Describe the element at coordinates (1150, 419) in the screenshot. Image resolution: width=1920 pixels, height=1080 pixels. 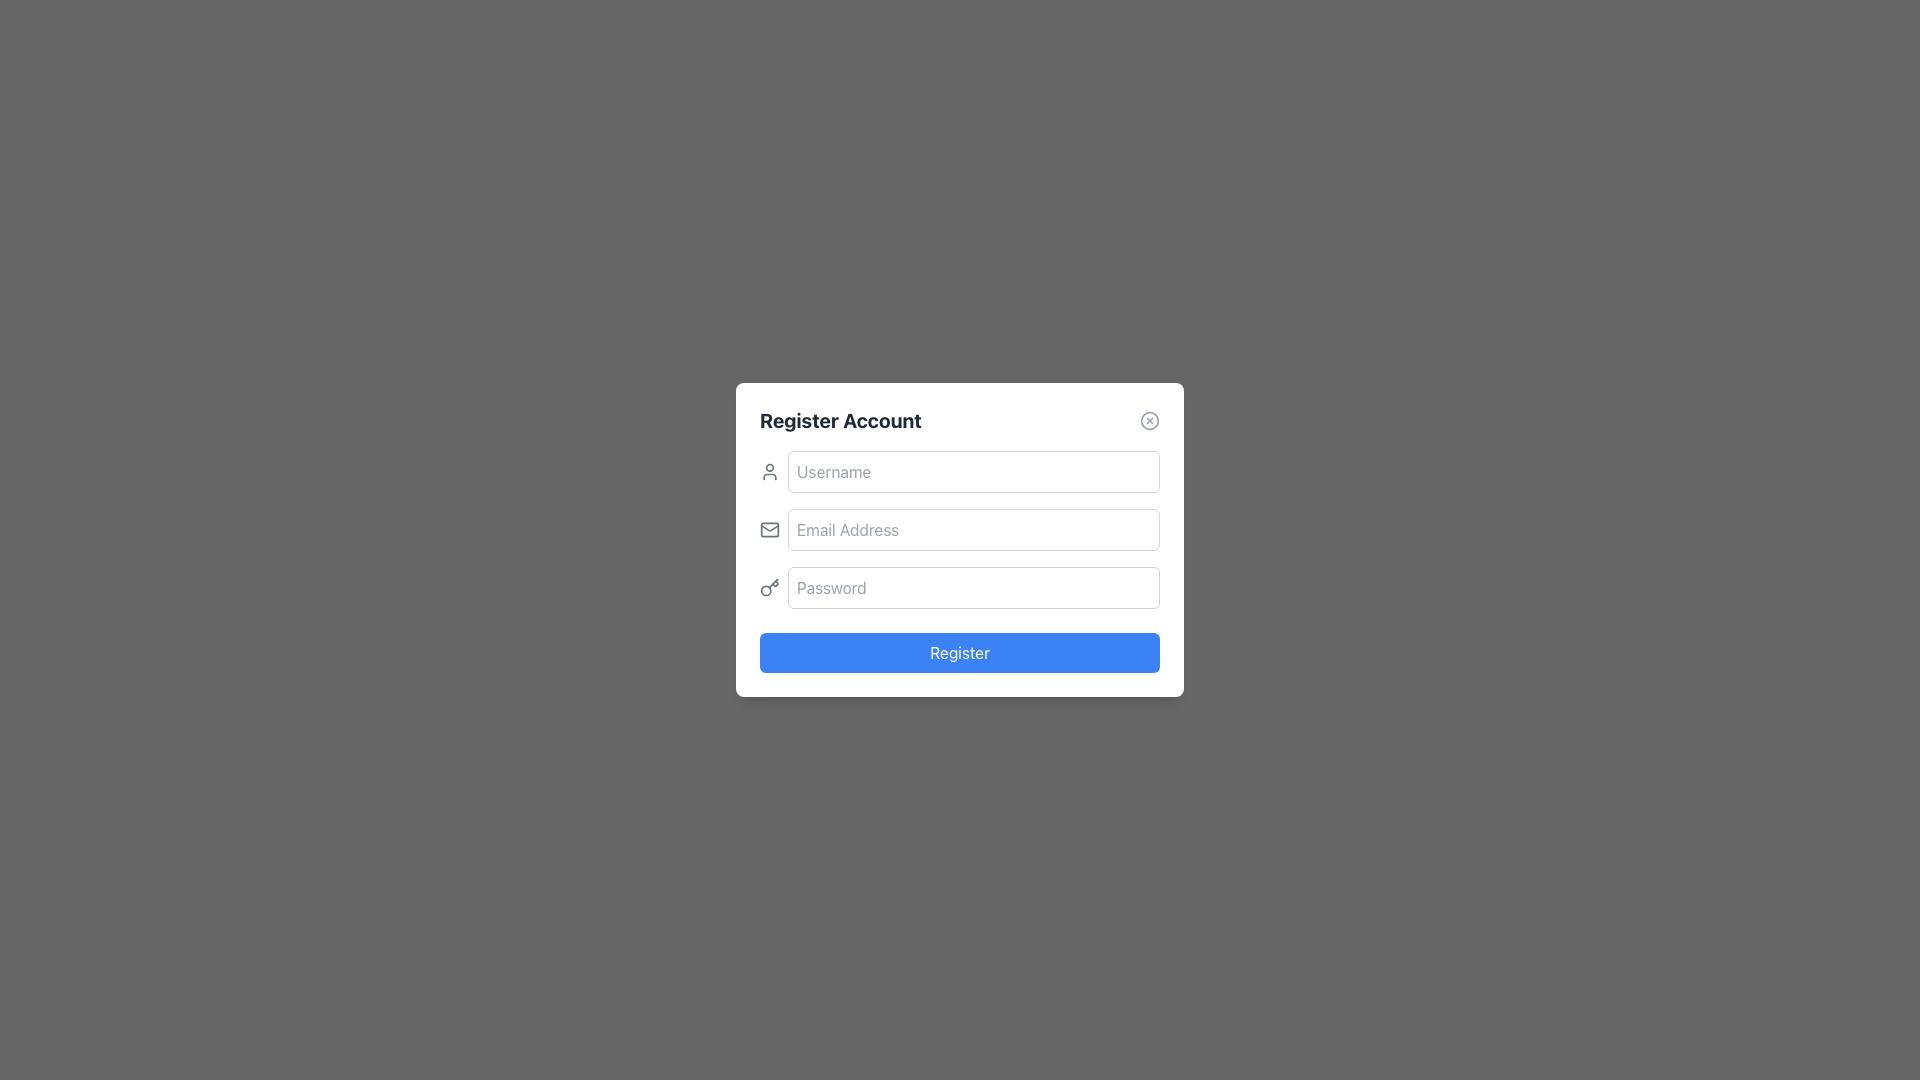
I see `the close button located at the far right of the 'Register Account' header bar` at that location.